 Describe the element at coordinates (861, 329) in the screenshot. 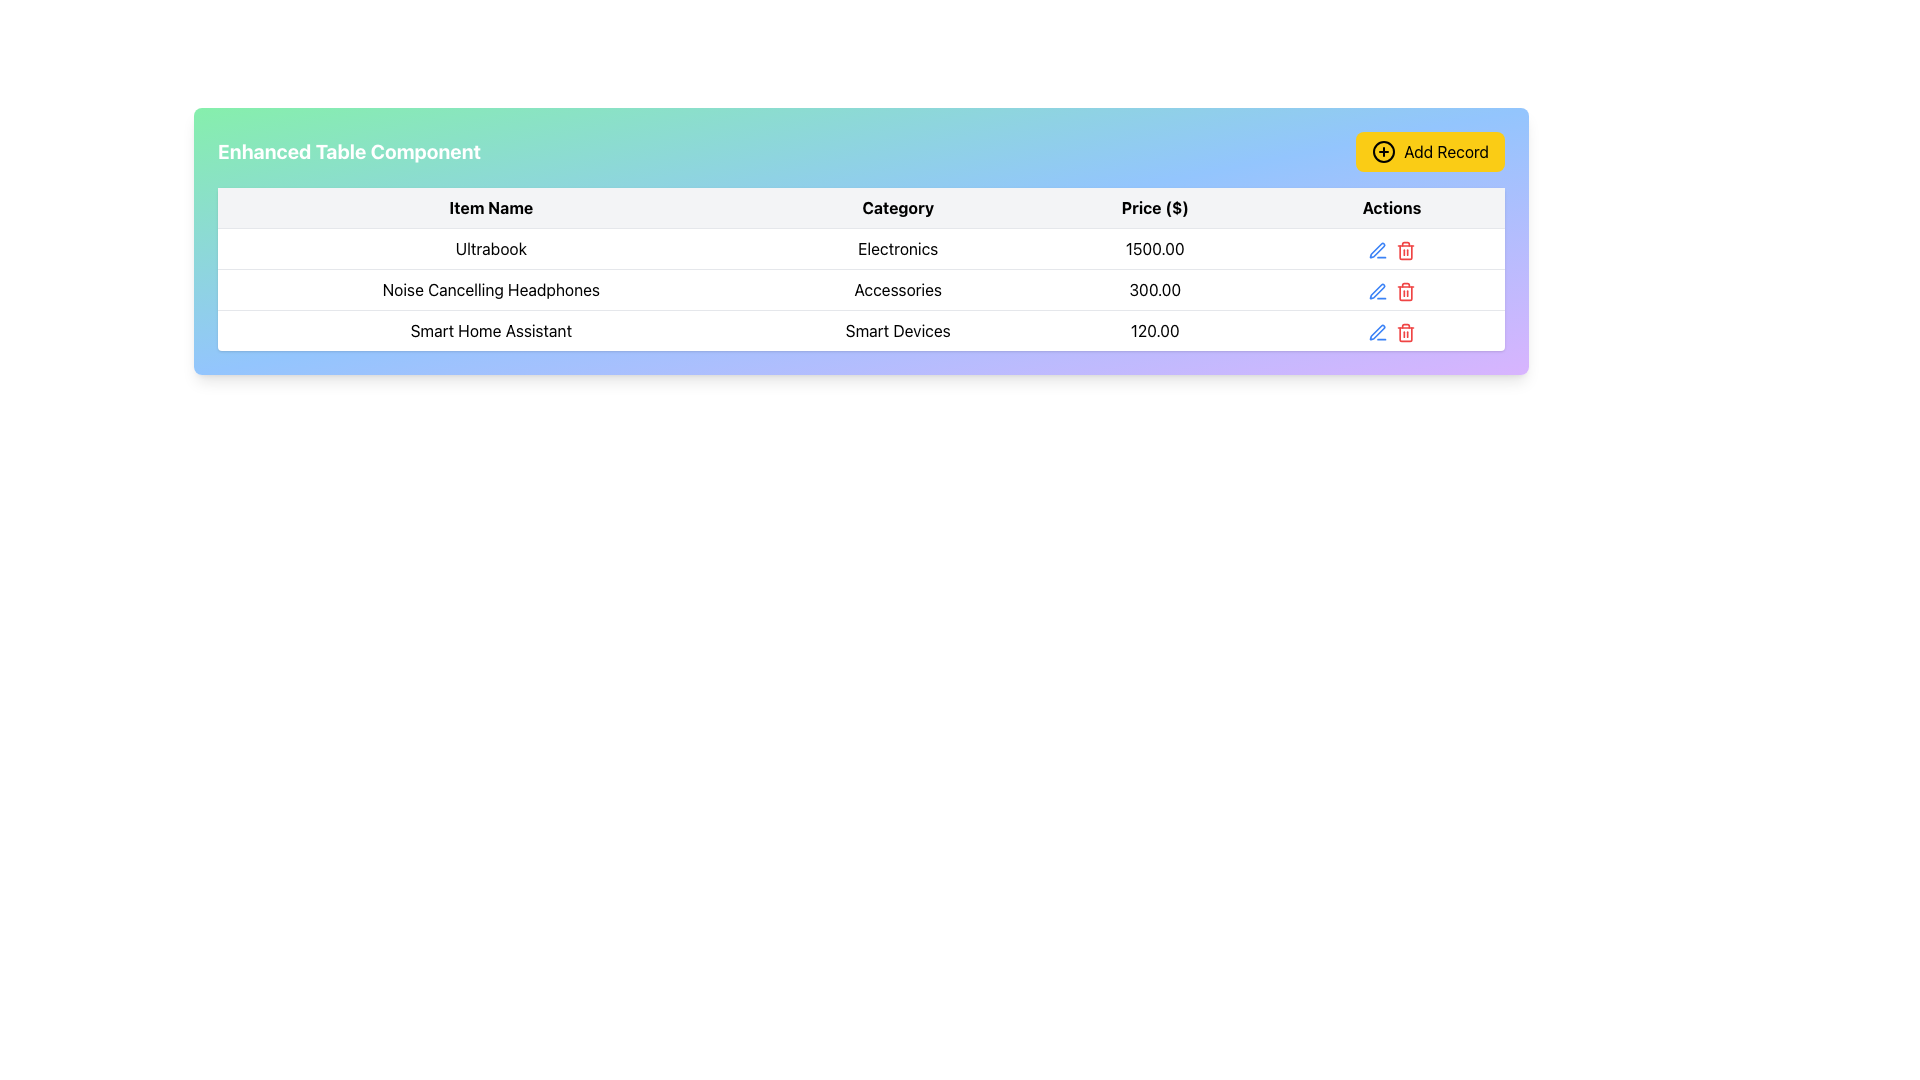

I see `the third row of the table that contains detailed information about the Smart Home Assistant, located below the rows for 'Ultrabook' and 'Noise Cancelling Headphones'` at that location.